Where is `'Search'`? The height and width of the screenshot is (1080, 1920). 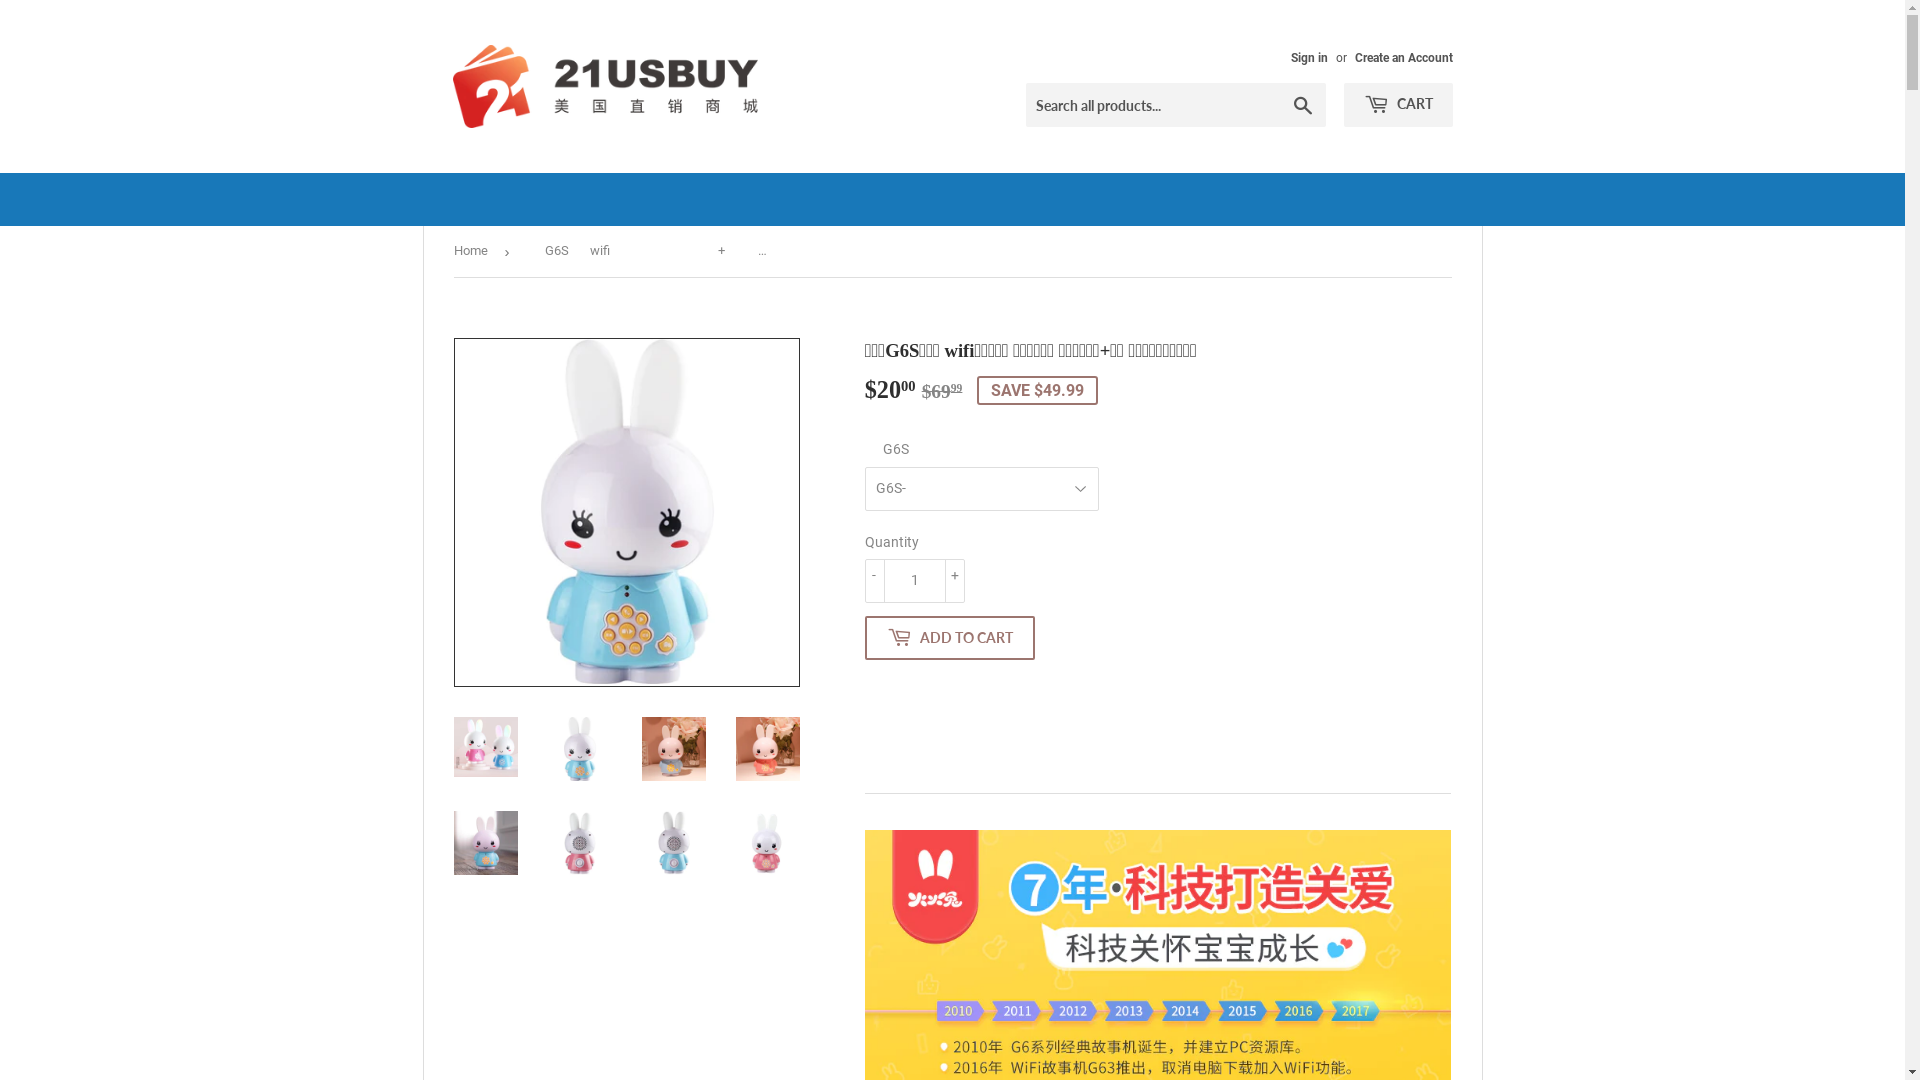 'Search' is located at coordinates (1302, 105).